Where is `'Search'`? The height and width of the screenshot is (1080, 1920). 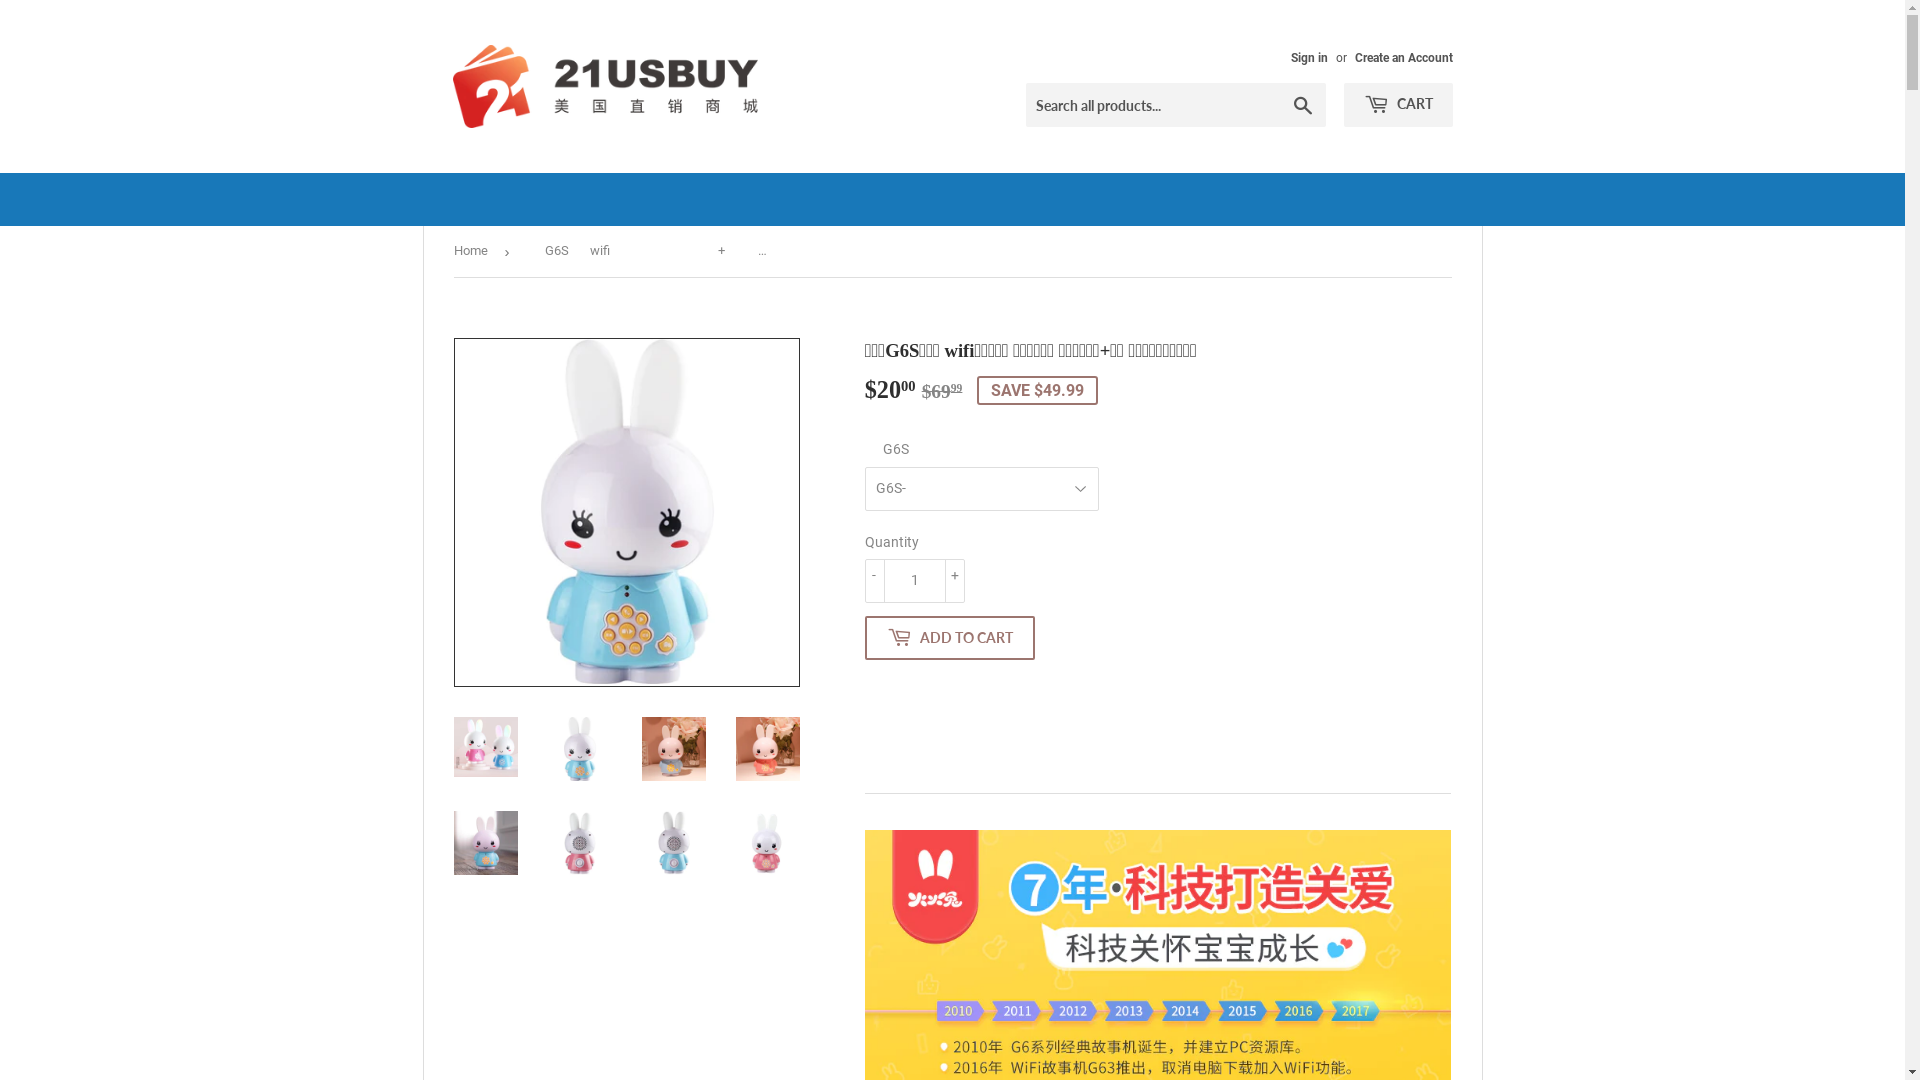 'Search' is located at coordinates (1302, 105).